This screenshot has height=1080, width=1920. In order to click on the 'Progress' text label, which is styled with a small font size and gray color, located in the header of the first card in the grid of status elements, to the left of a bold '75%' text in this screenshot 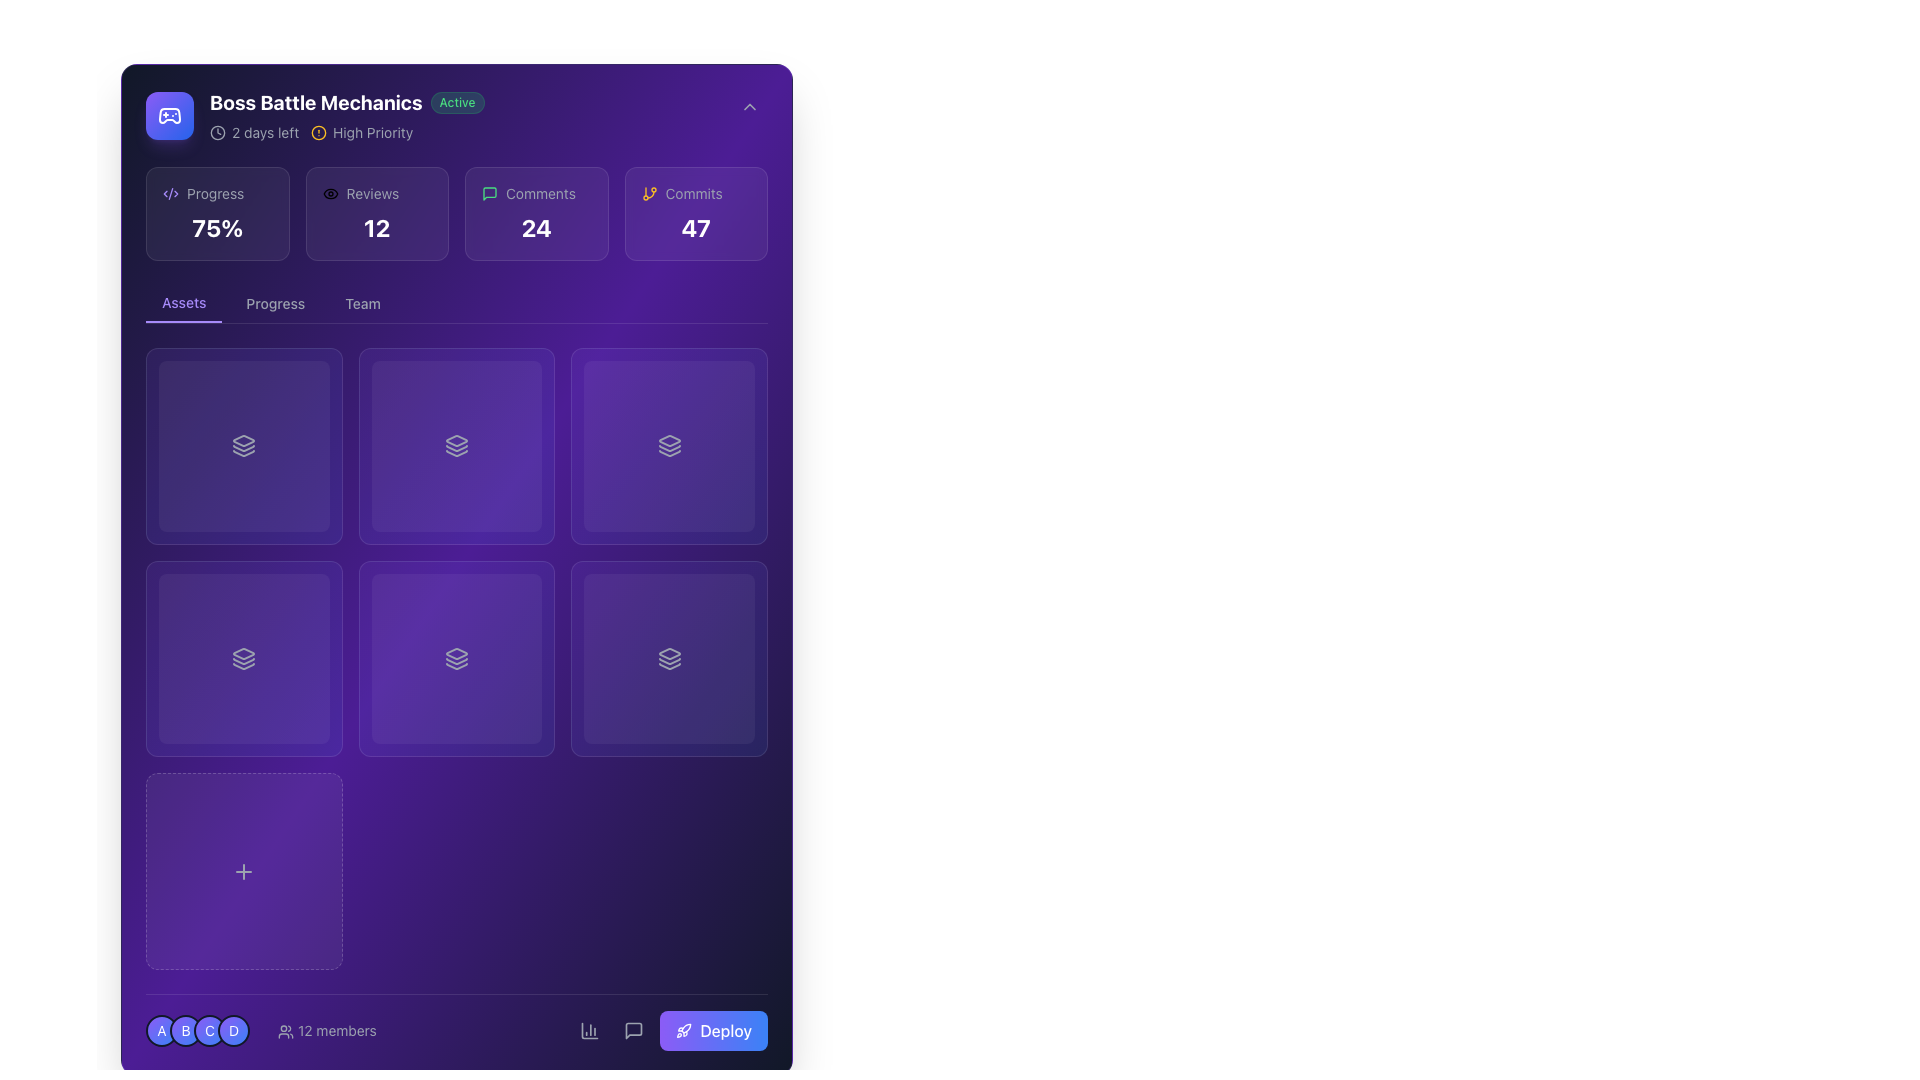, I will do `click(217, 193)`.